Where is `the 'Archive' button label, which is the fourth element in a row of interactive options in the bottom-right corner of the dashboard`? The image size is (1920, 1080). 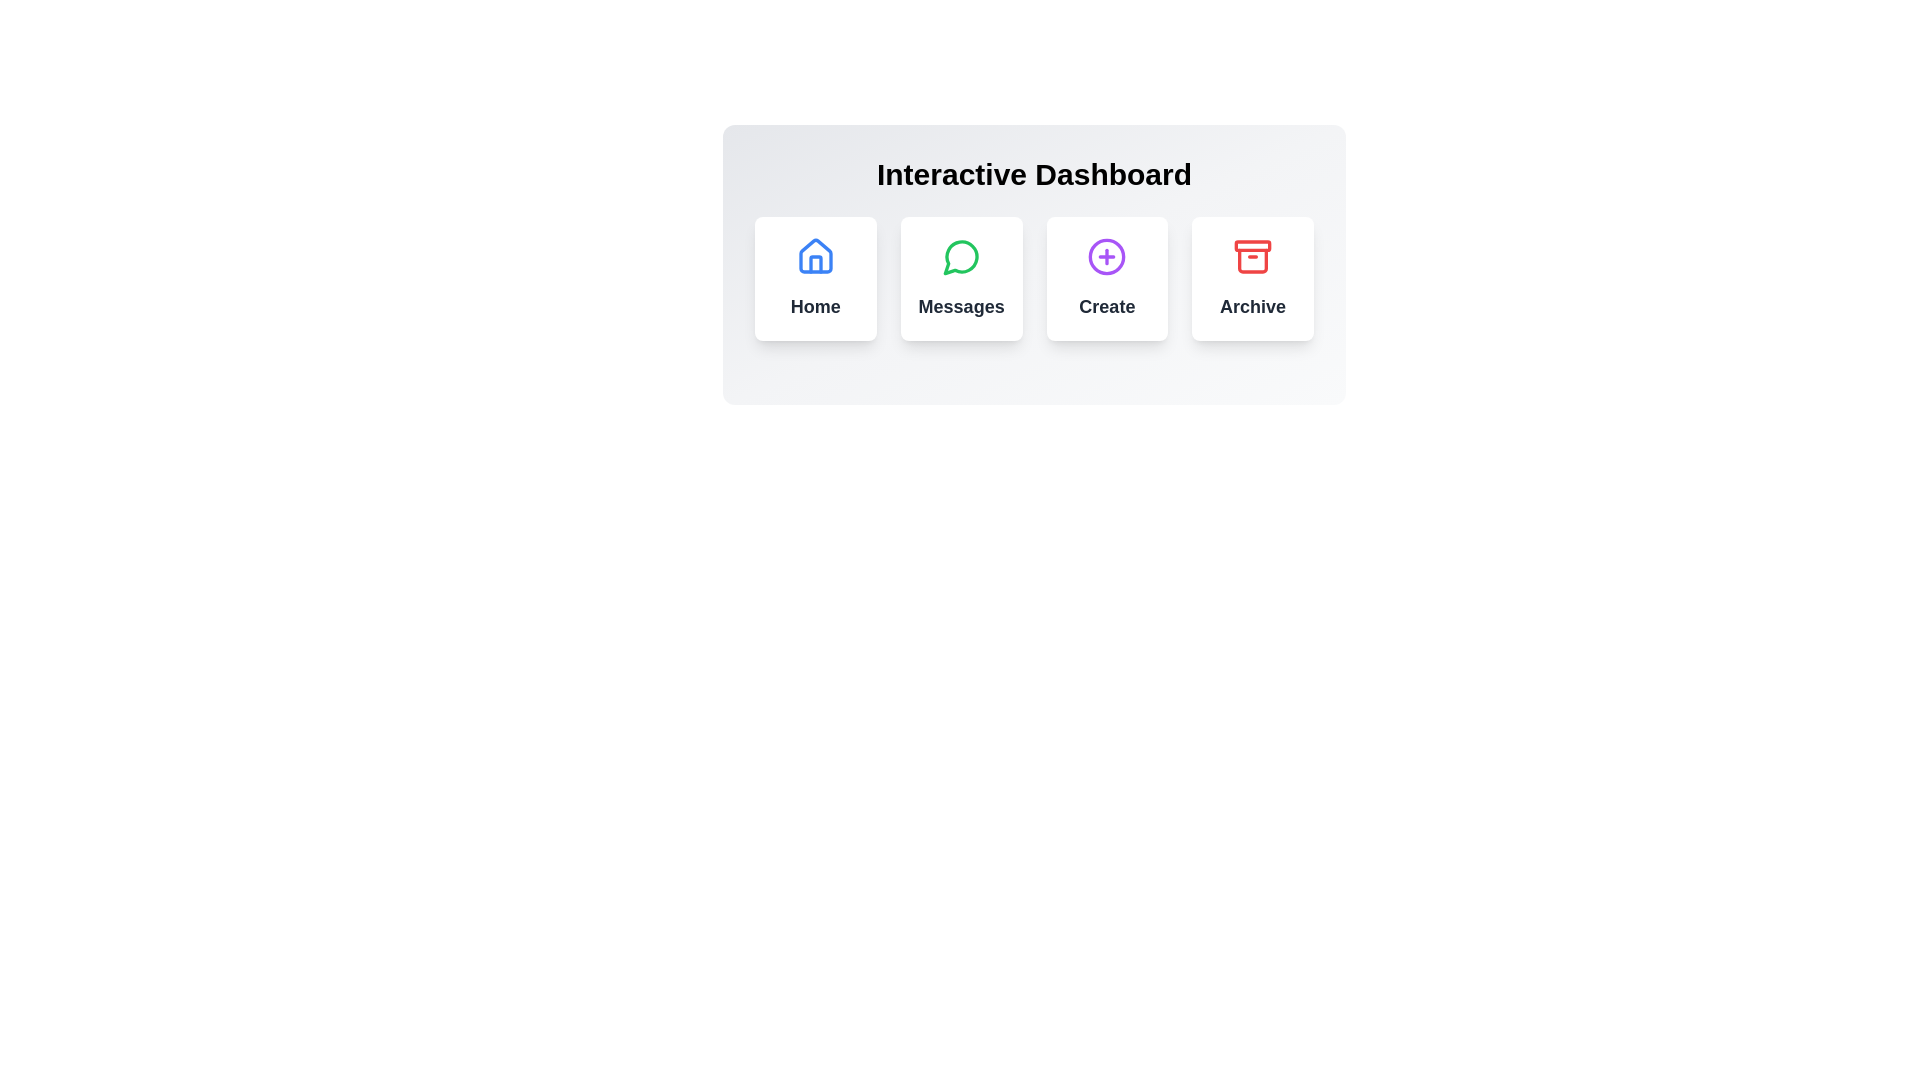 the 'Archive' button label, which is the fourth element in a row of interactive options in the bottom-right corner of the dashboard is located at coordinates (1252, 307).